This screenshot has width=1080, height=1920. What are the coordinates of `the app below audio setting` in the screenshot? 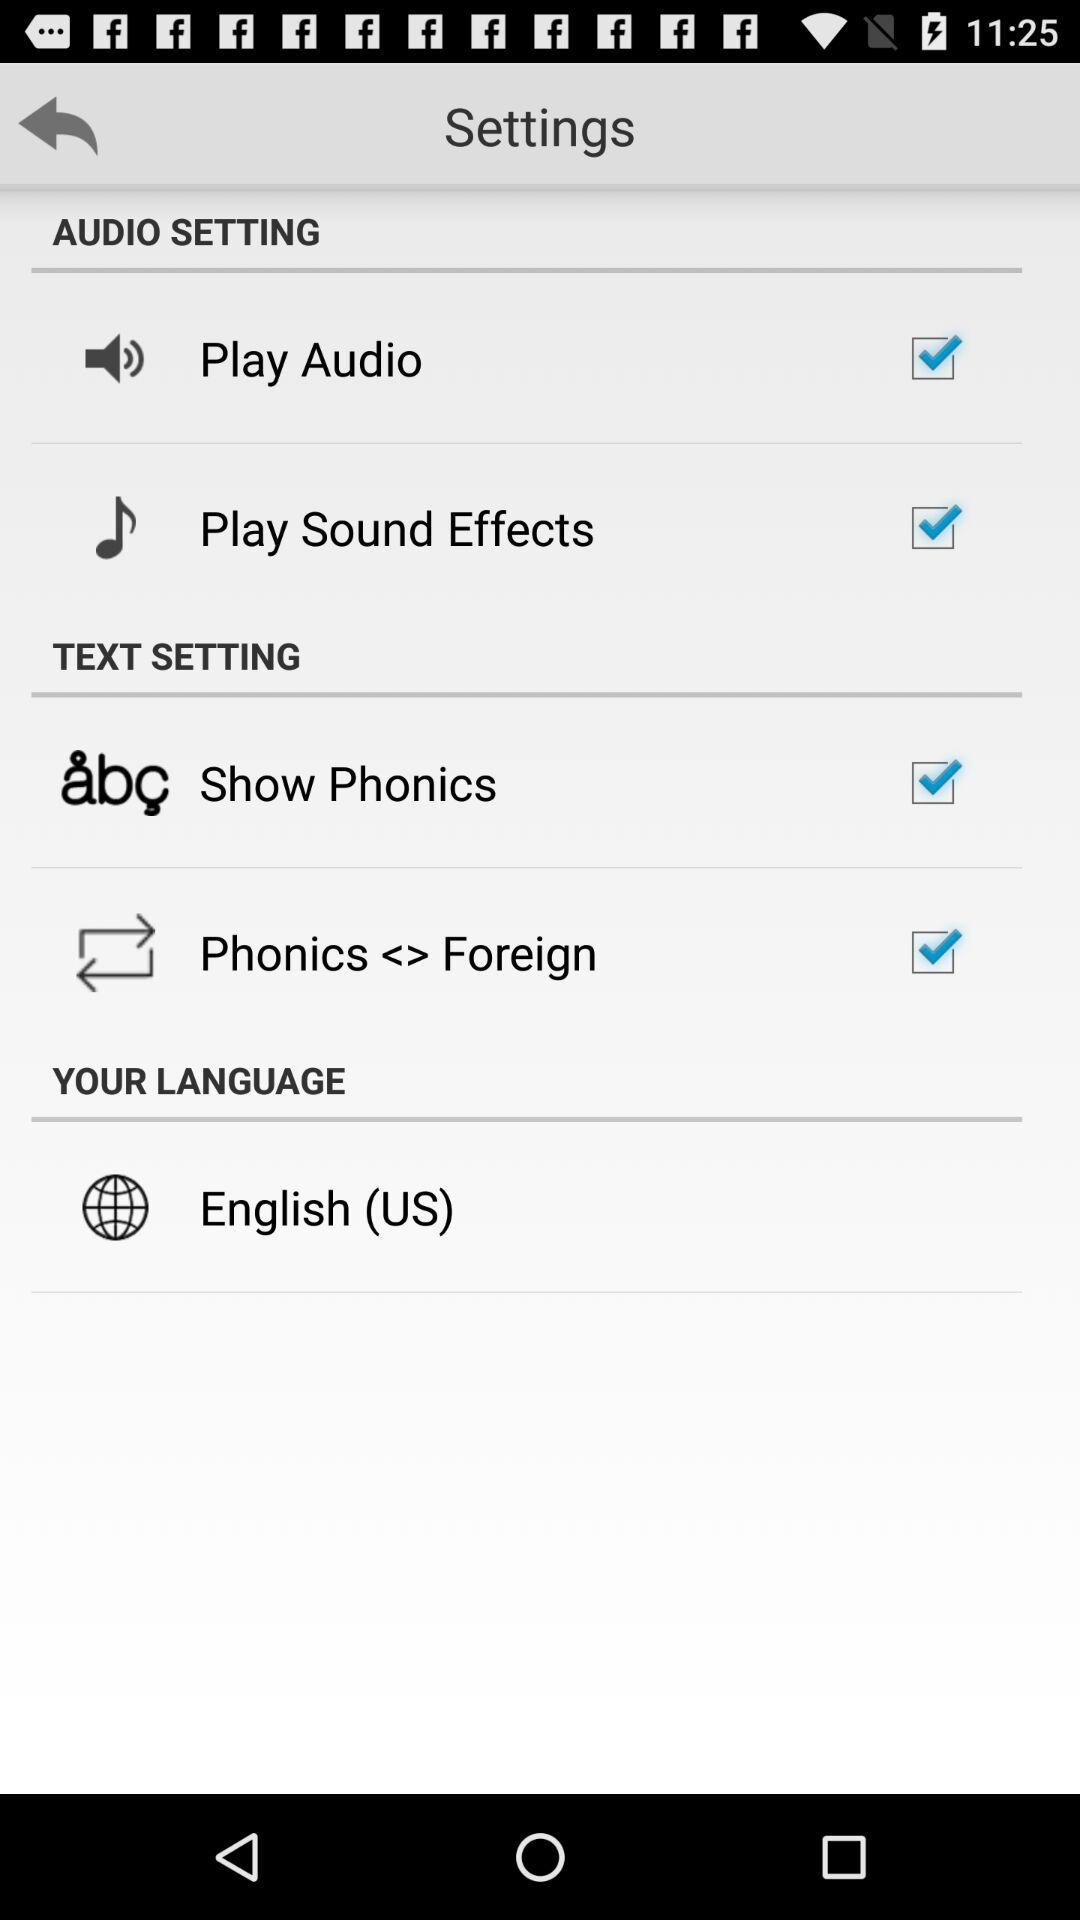 It's located at (311, 358).